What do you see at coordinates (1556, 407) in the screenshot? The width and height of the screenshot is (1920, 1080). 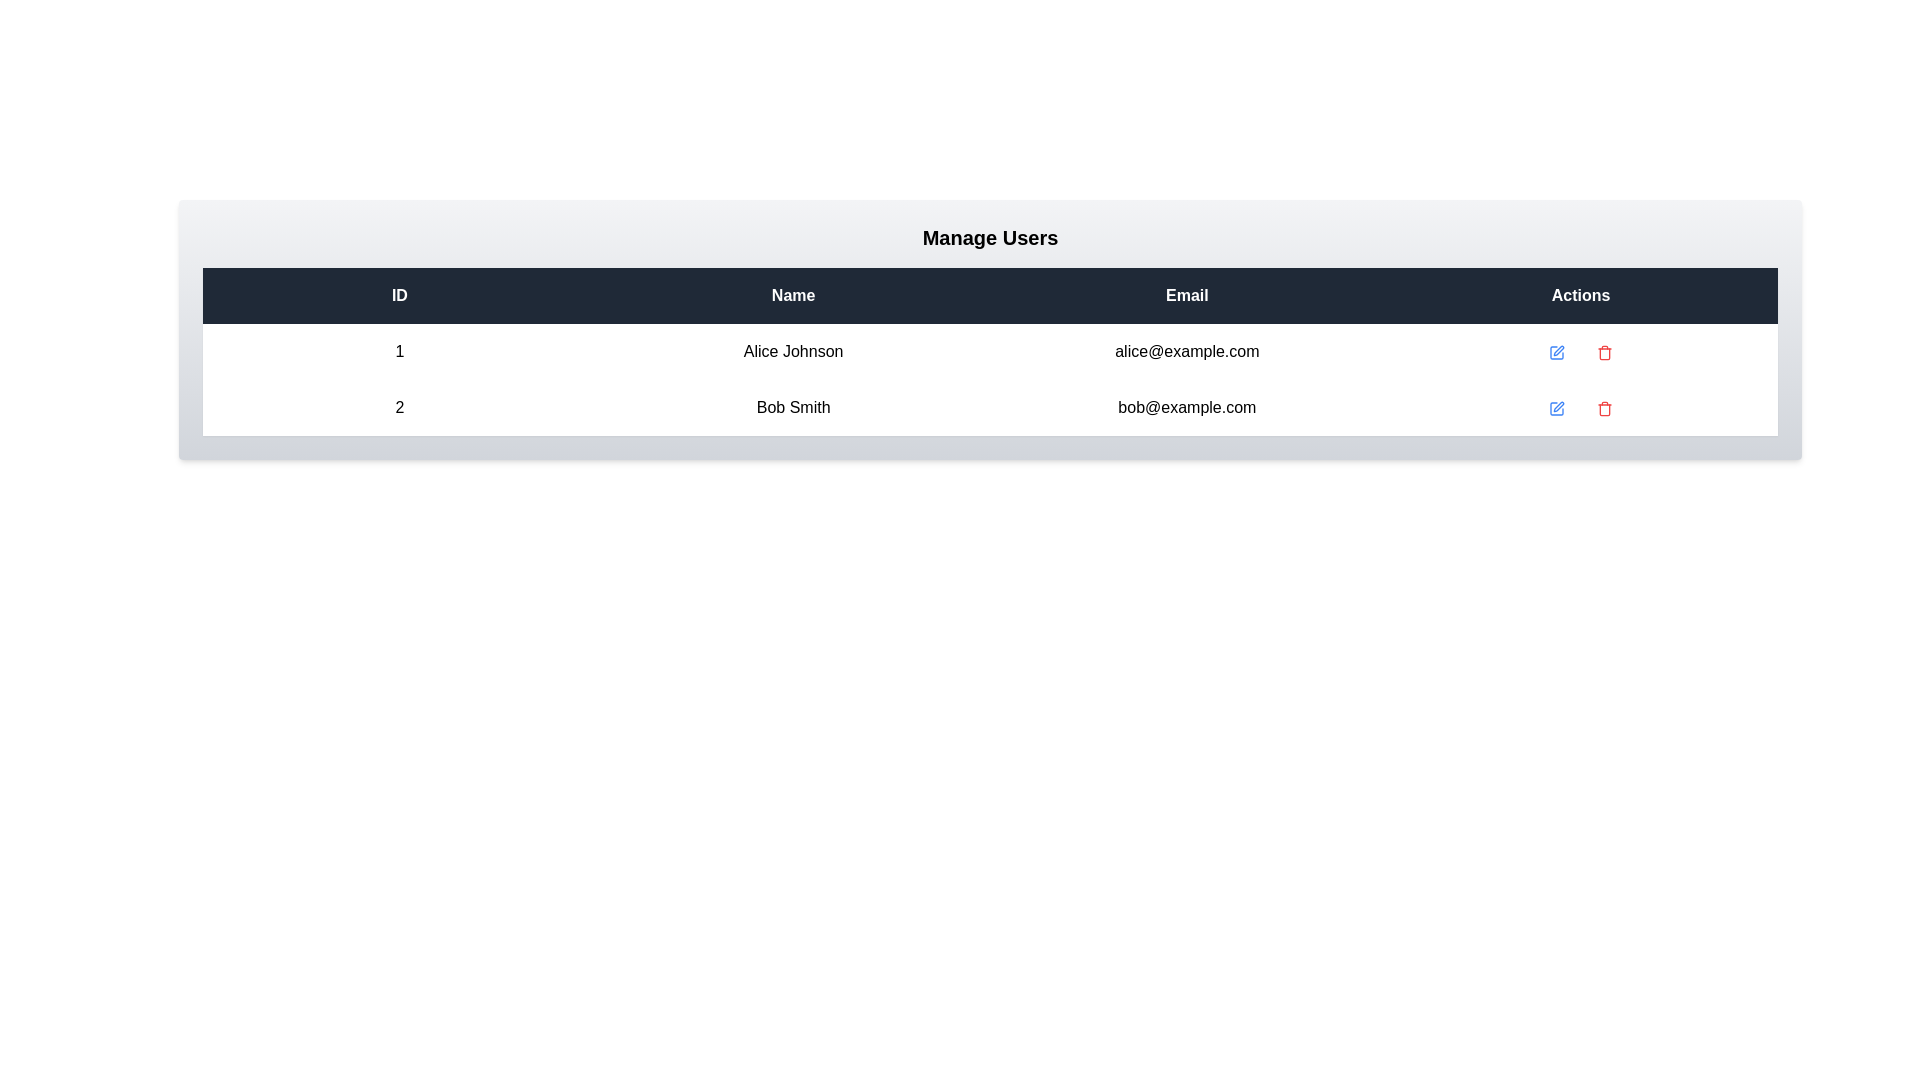 I see `the 'Edit' icon for the user with ID 2` at bounding box center [1556, 407].